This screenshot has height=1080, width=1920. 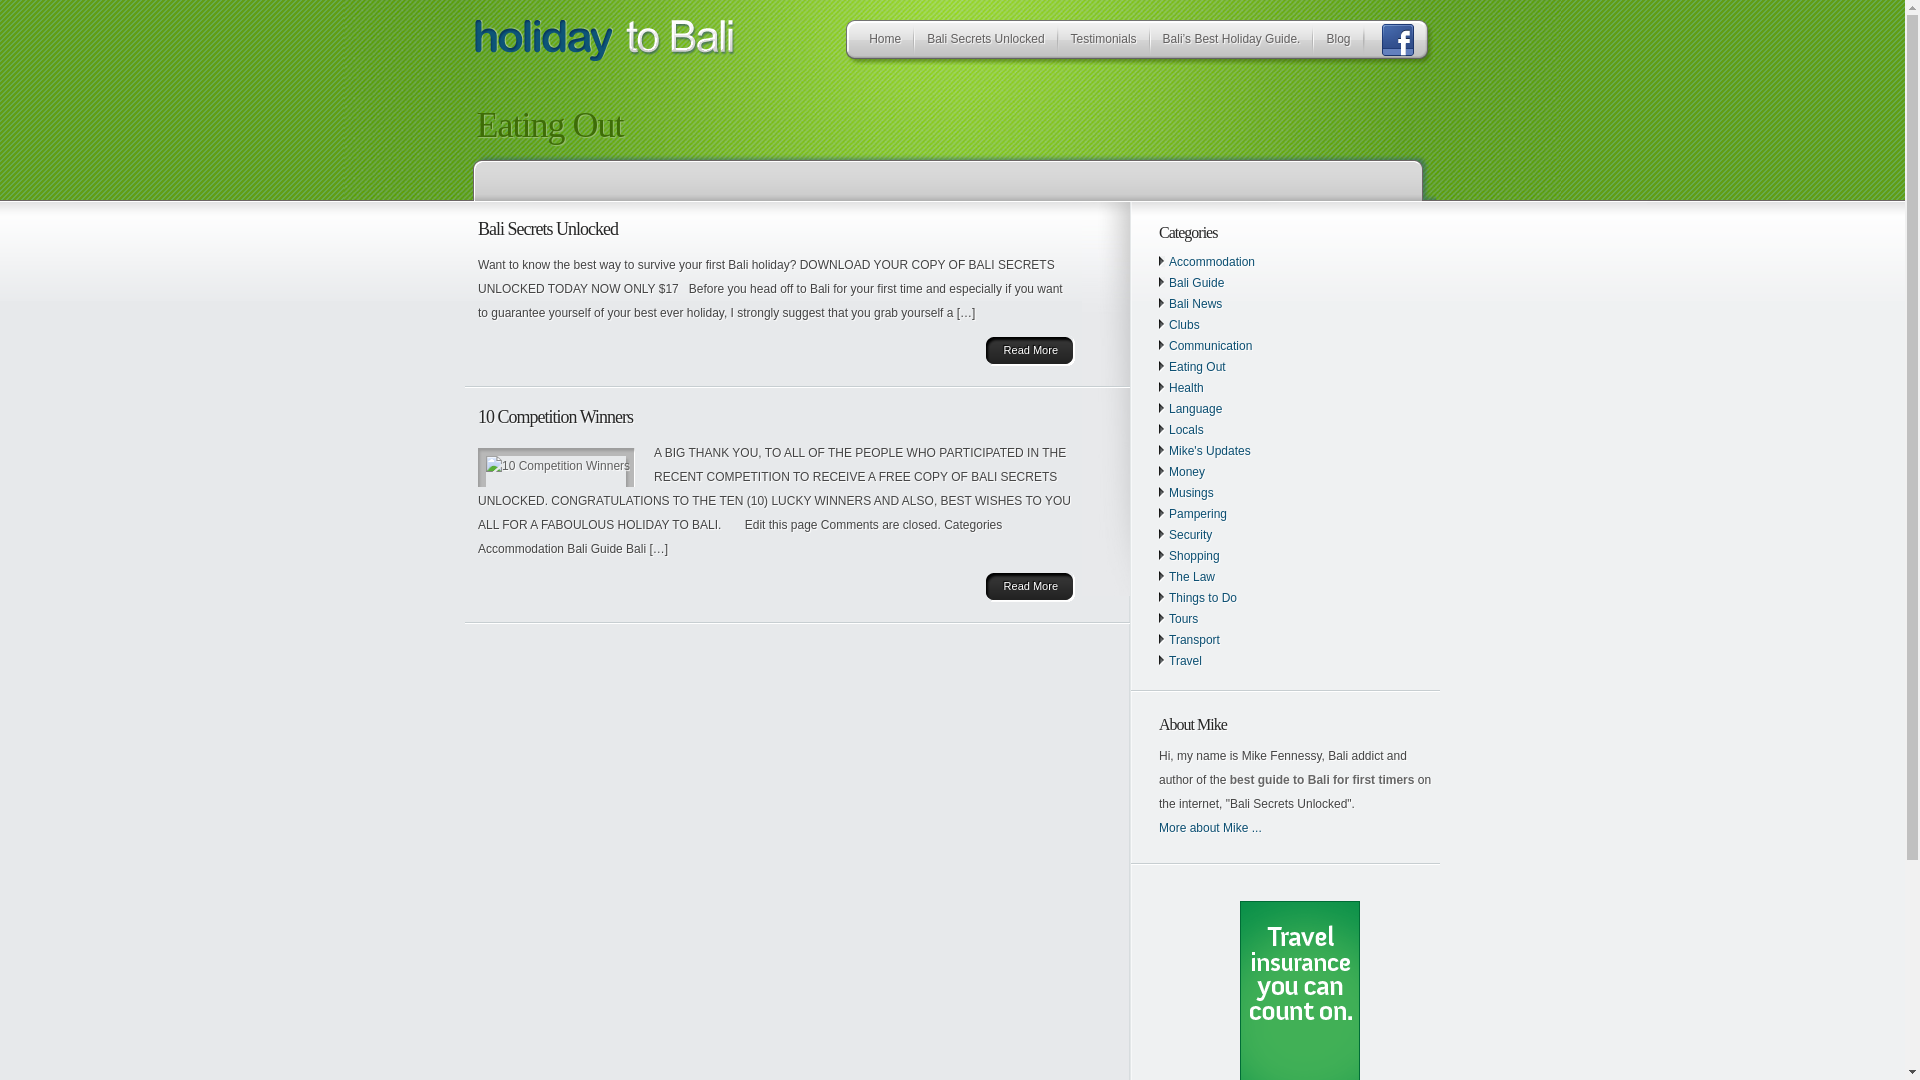 What do you see at coordinates (477, 415) in the screenshot?
I see `'10 Competition Winners'` at bounding box center [477, 415].